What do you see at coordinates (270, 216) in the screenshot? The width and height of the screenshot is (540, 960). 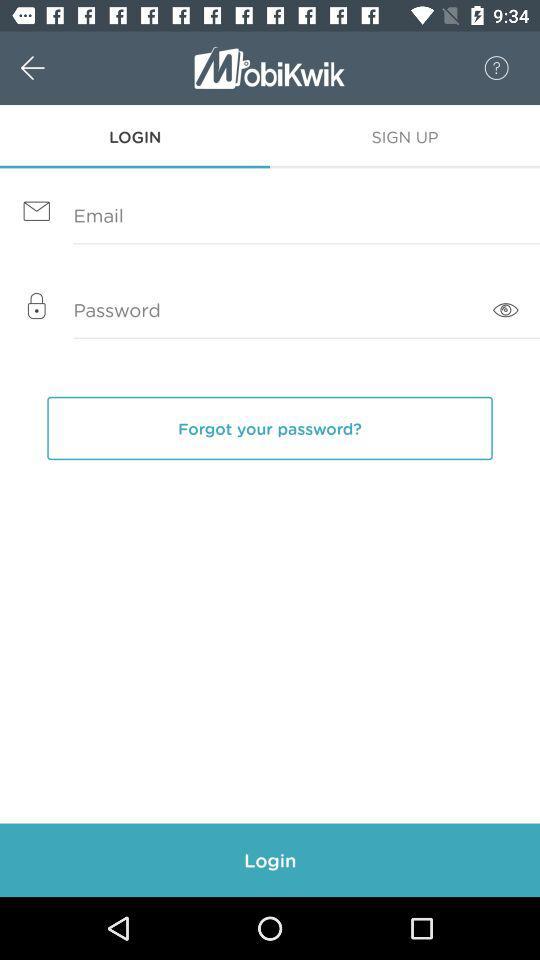 I see `your email address` at bounding box center [270, 216].